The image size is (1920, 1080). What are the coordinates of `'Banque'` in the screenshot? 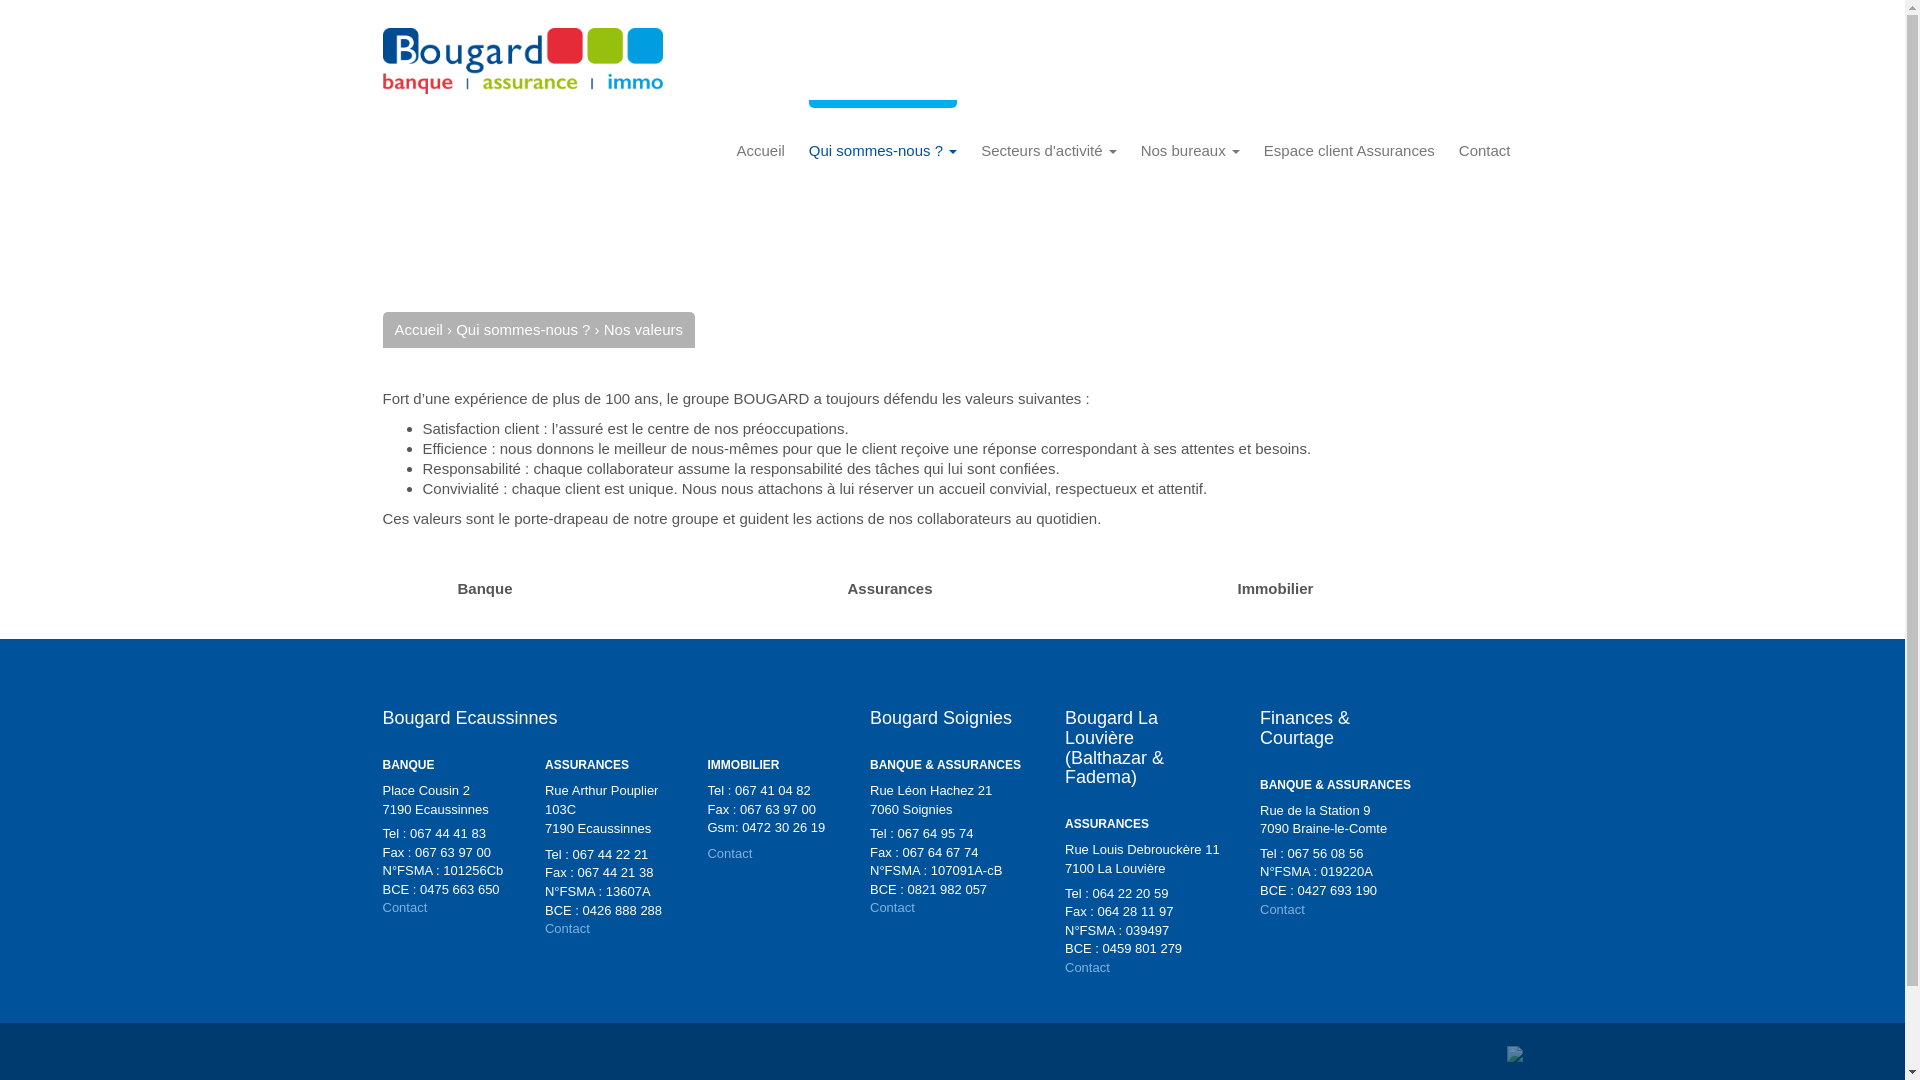 It's located at (398, 589).